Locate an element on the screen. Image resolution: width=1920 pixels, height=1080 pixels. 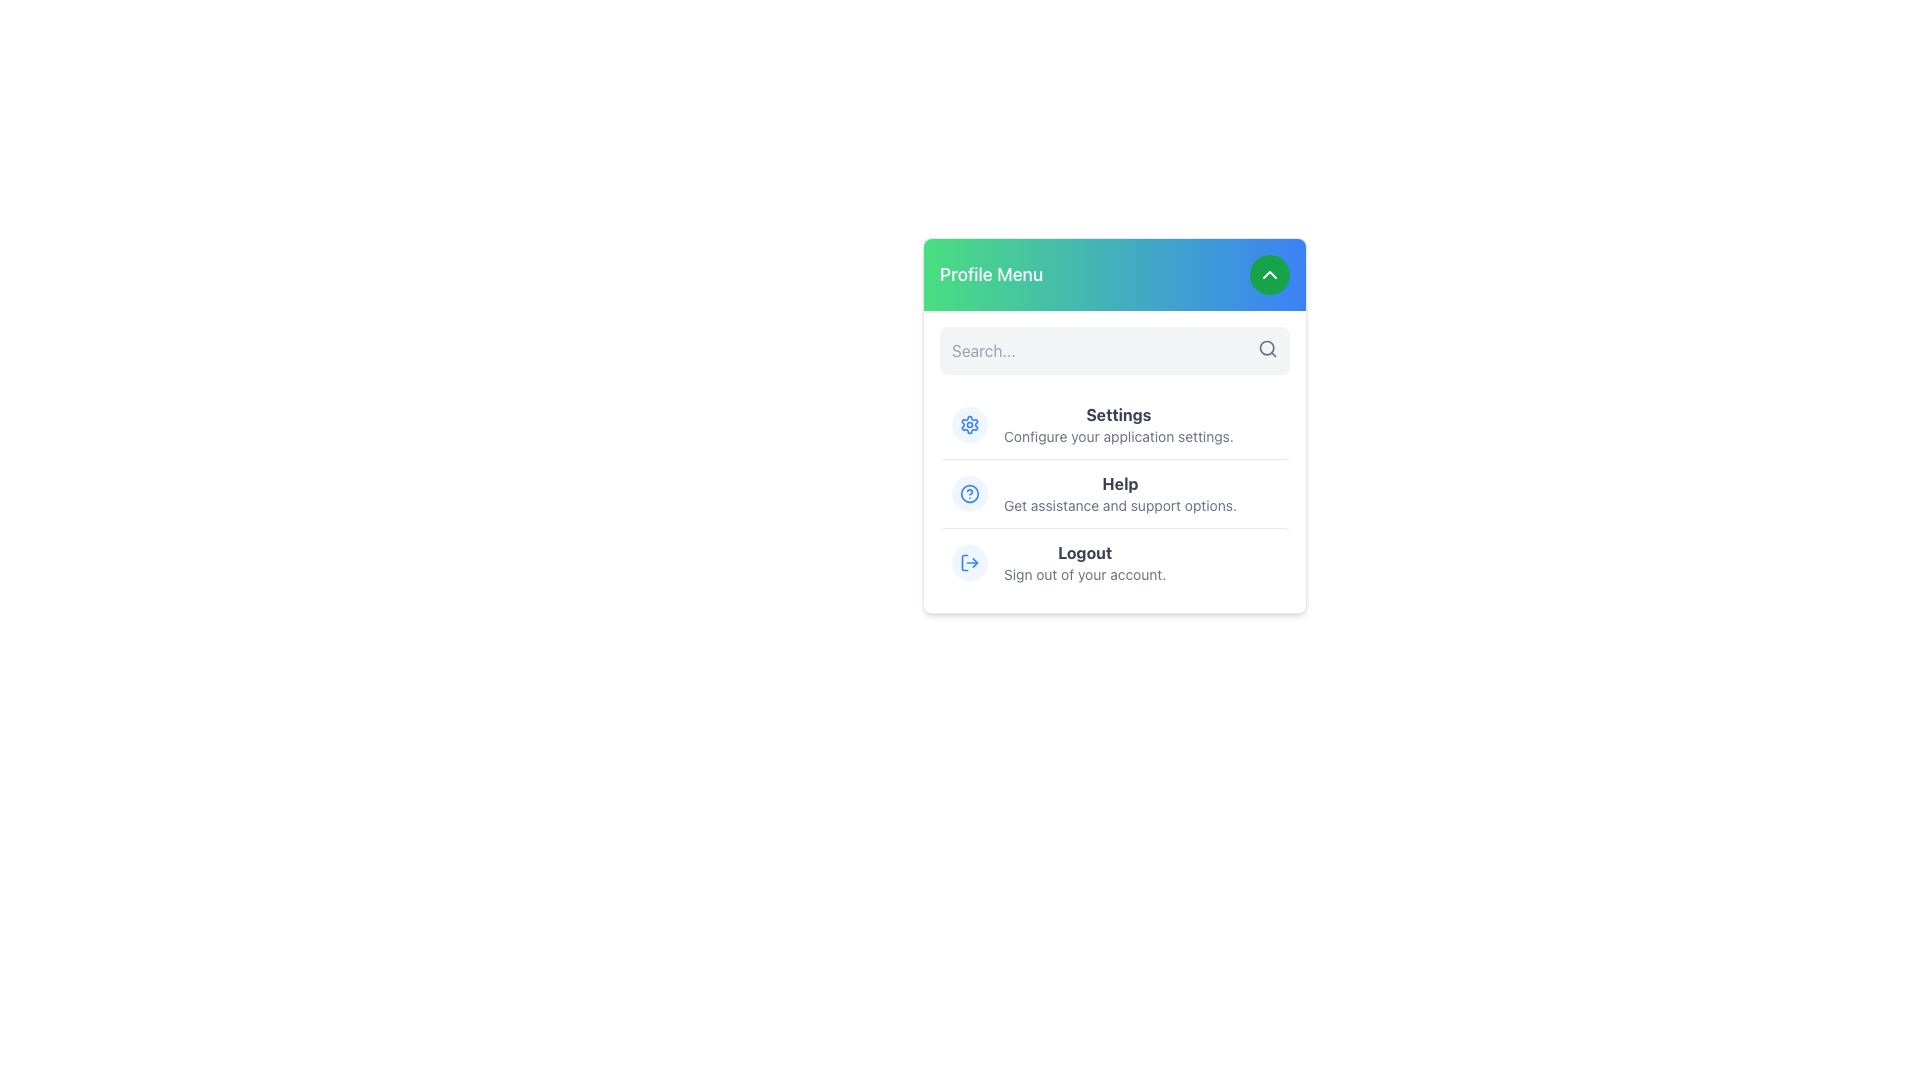
the 'Help' SVG icon in the Profile Menu dropdown is located at coordinates (969, 493).